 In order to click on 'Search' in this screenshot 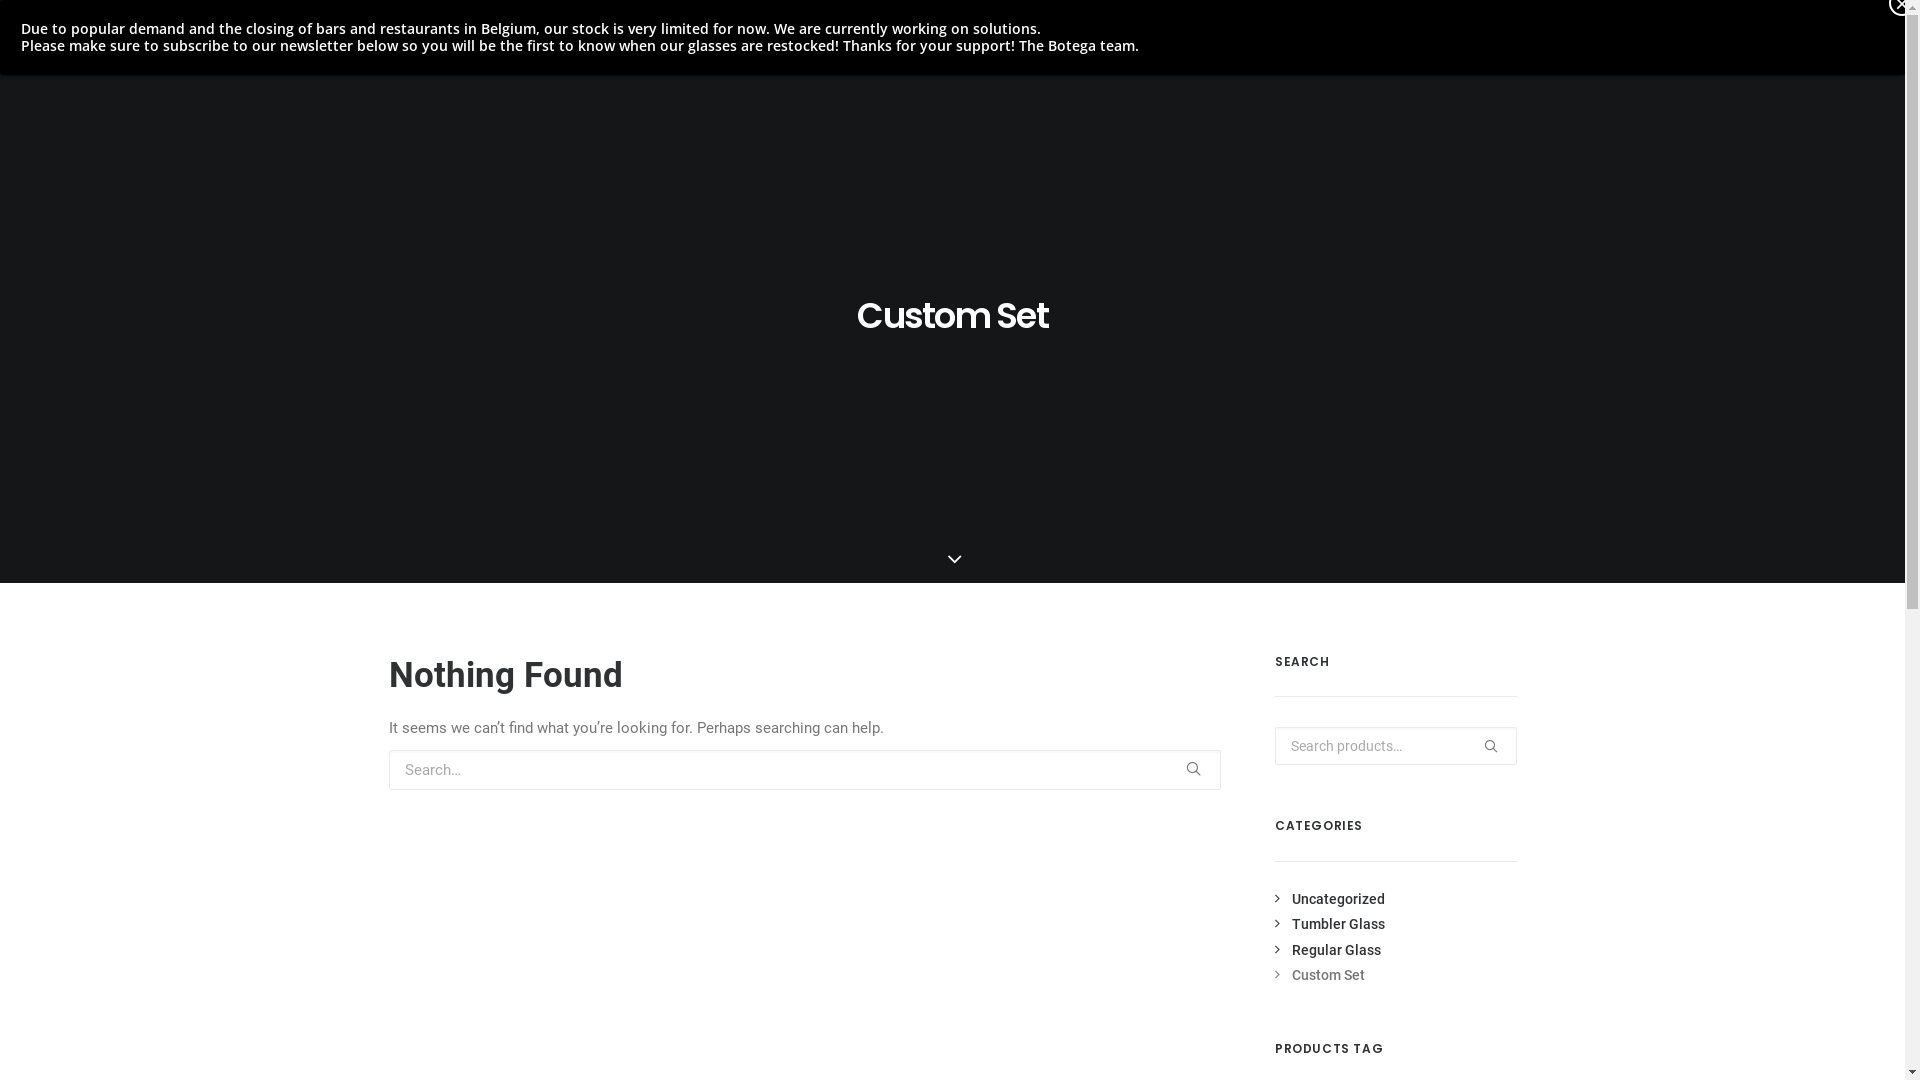, I will do `click(1274, 745)`.